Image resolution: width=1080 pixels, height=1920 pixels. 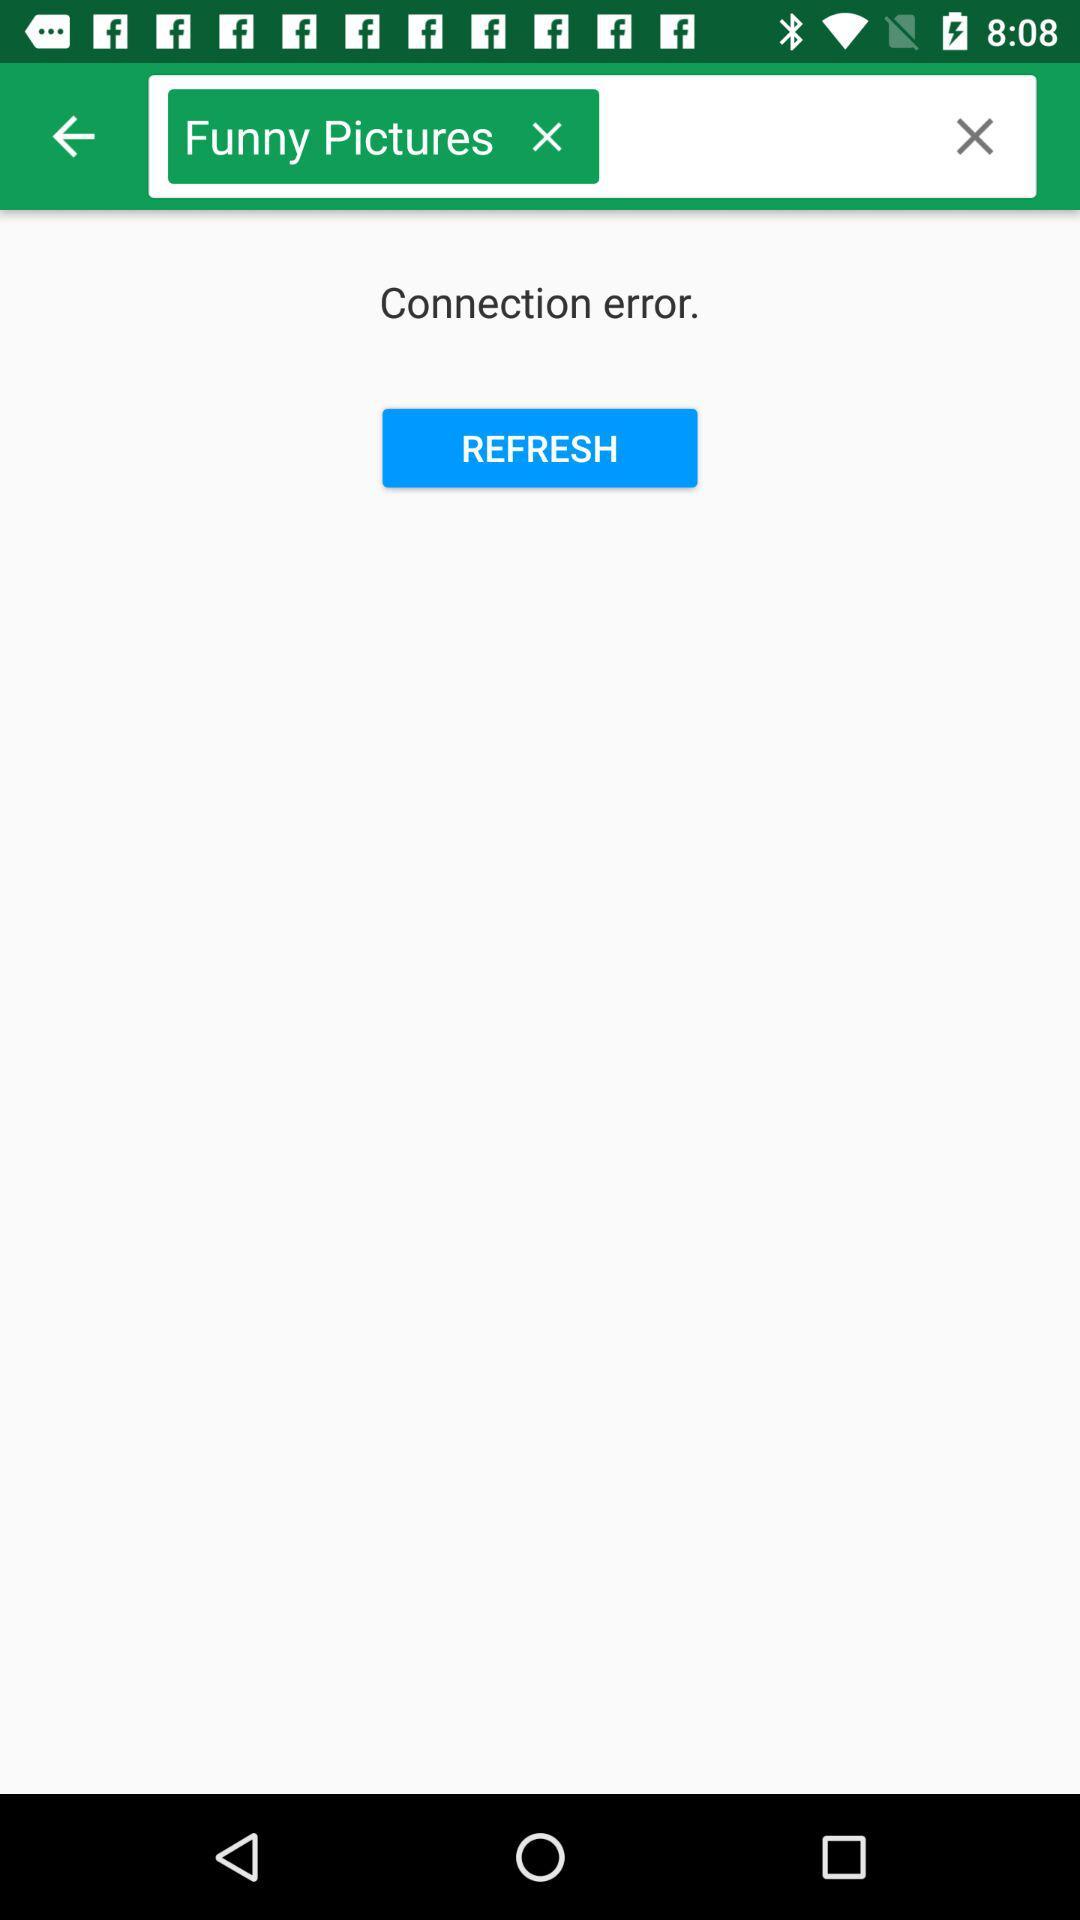 I want to click on item next to funny pictures, so click(x=72, y=135).